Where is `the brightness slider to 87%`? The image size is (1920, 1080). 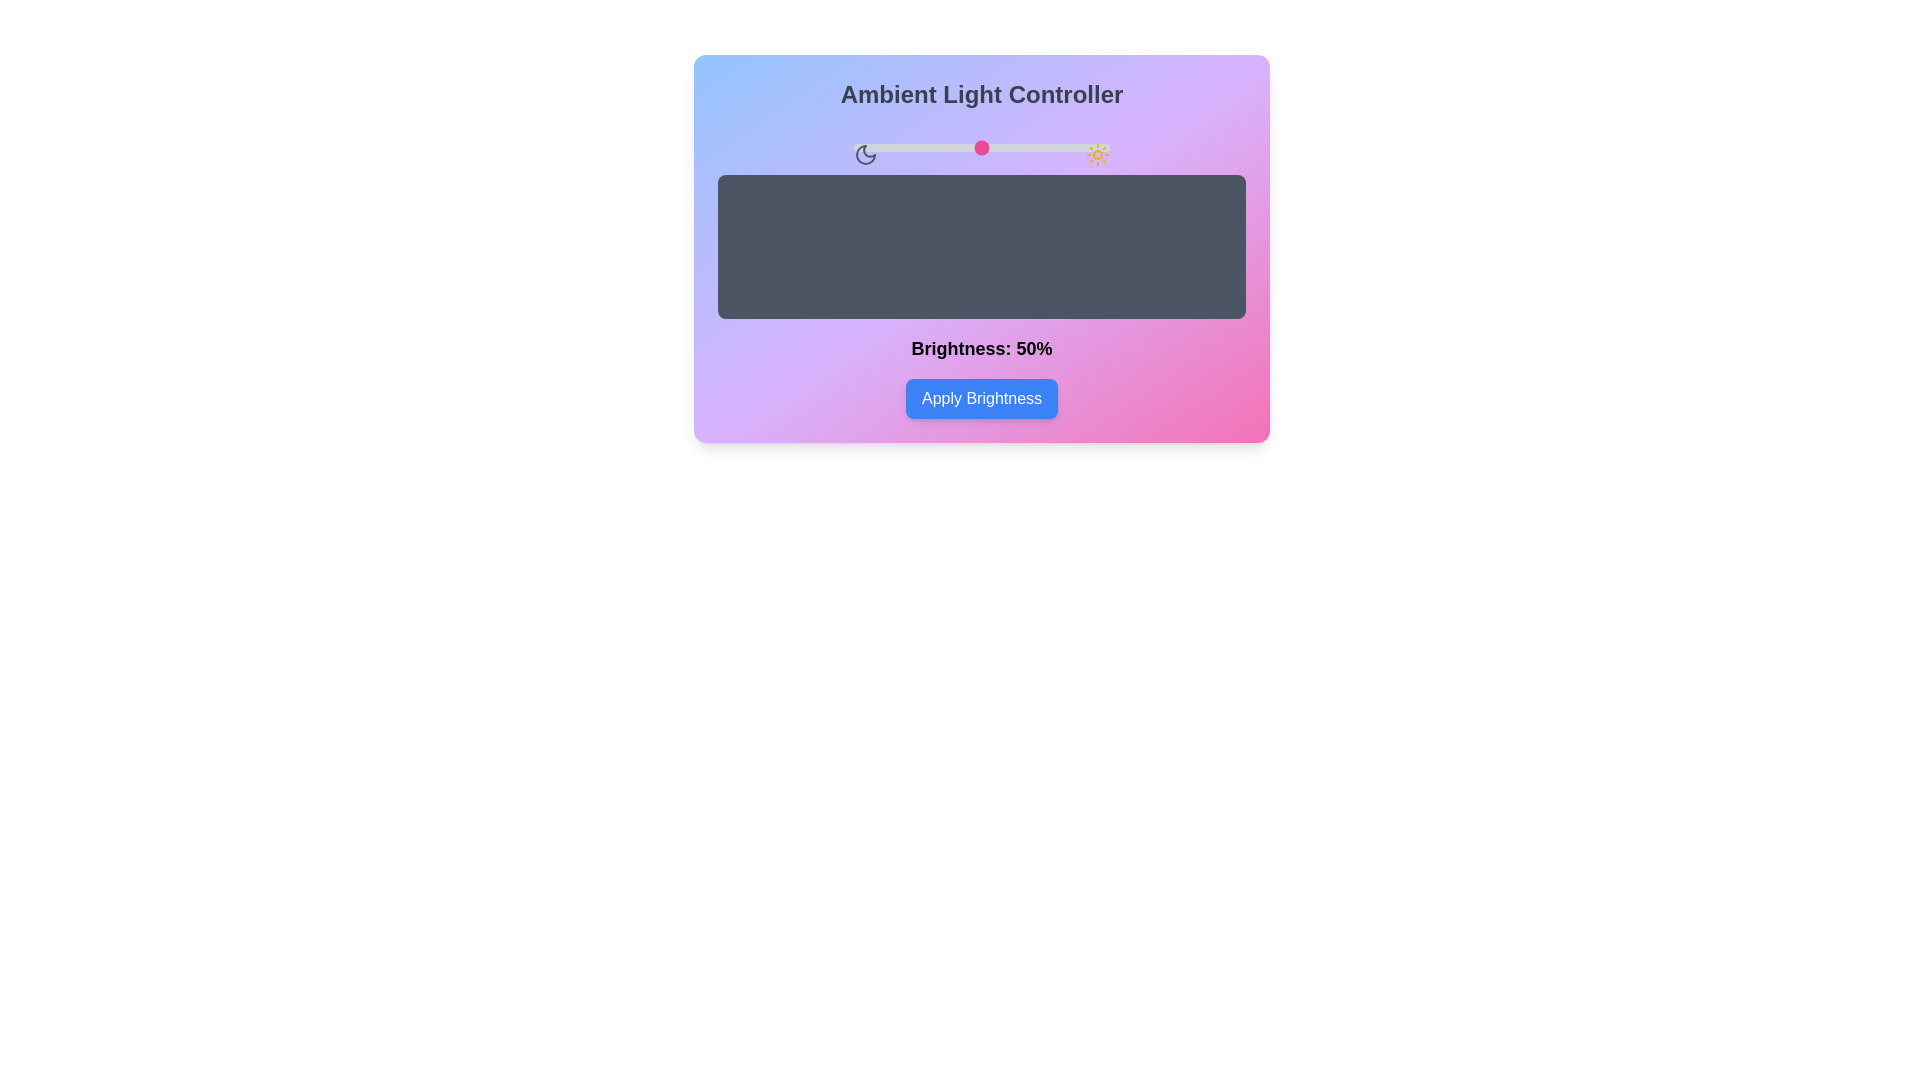
the brightness slider to 87% is located at coordinates (1075, 146).